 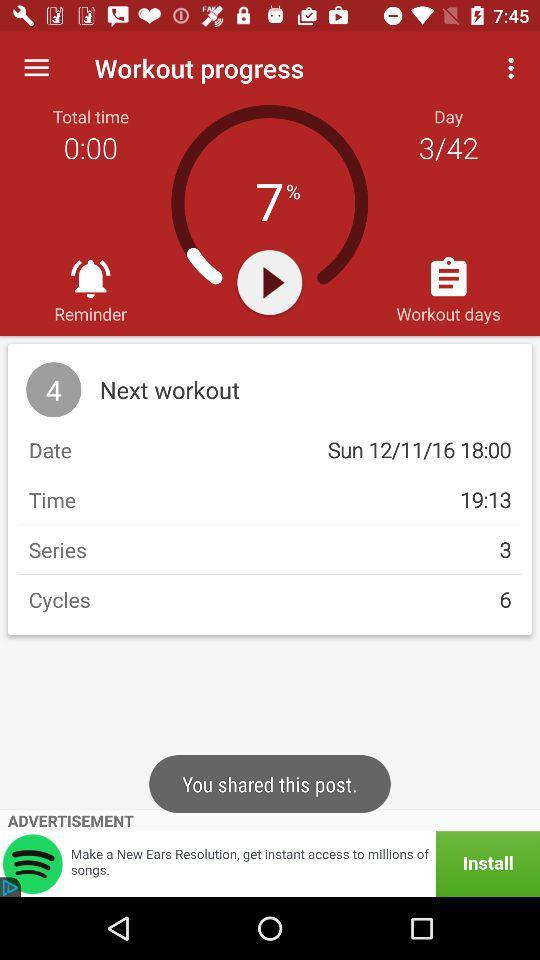 What do you see at coordinates (270, 863) in the screenshot?
I see `advertisement for spotify` at bounding box center [270, 863].